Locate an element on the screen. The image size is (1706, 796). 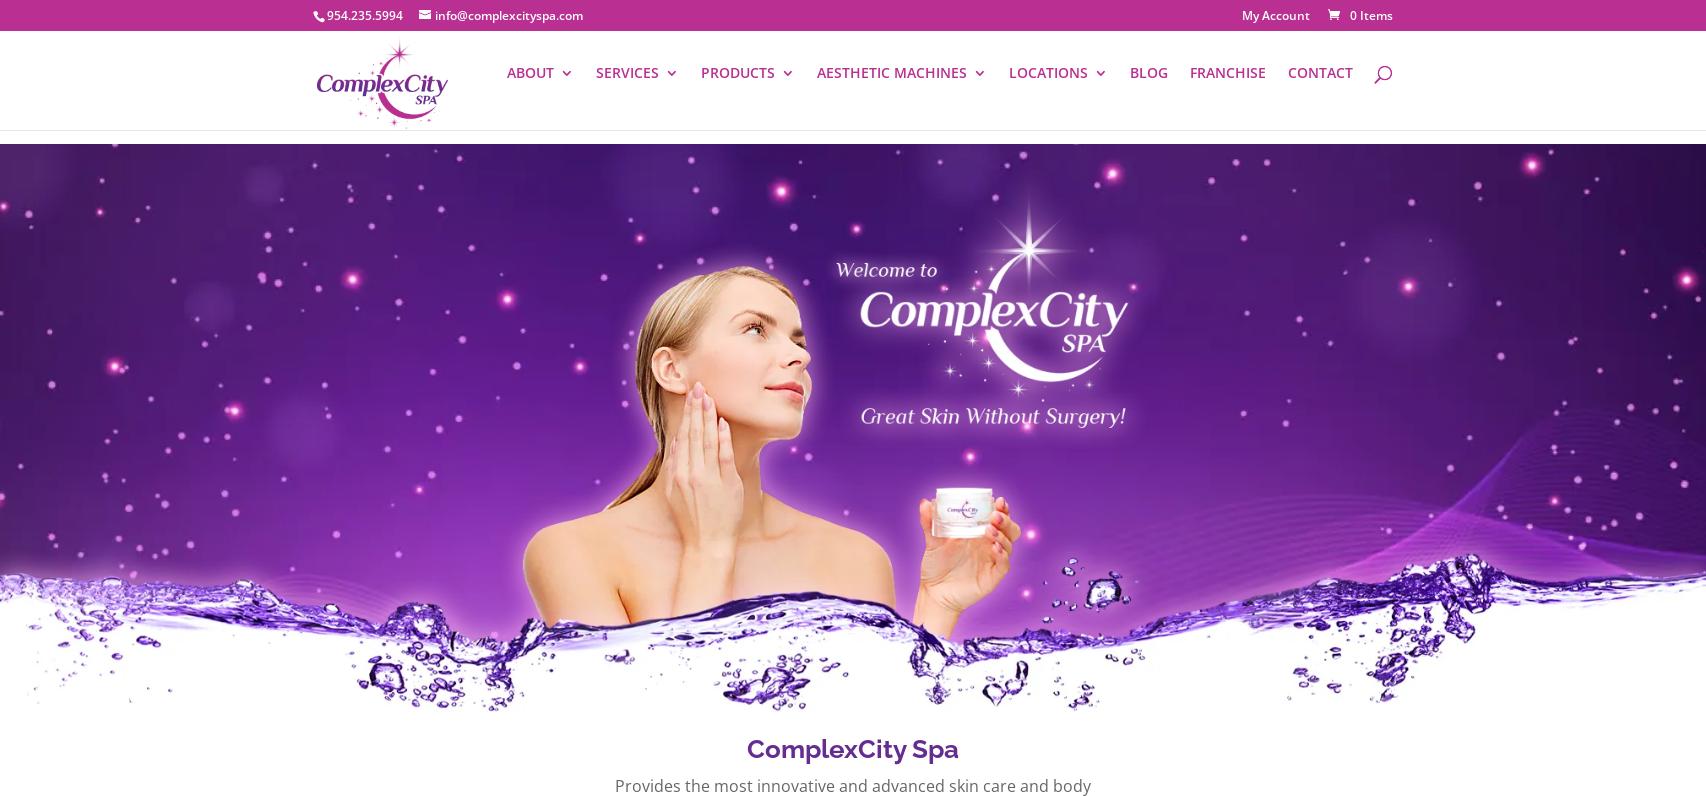
'TESTIMONIALS' is located at coordinates (545, 226).